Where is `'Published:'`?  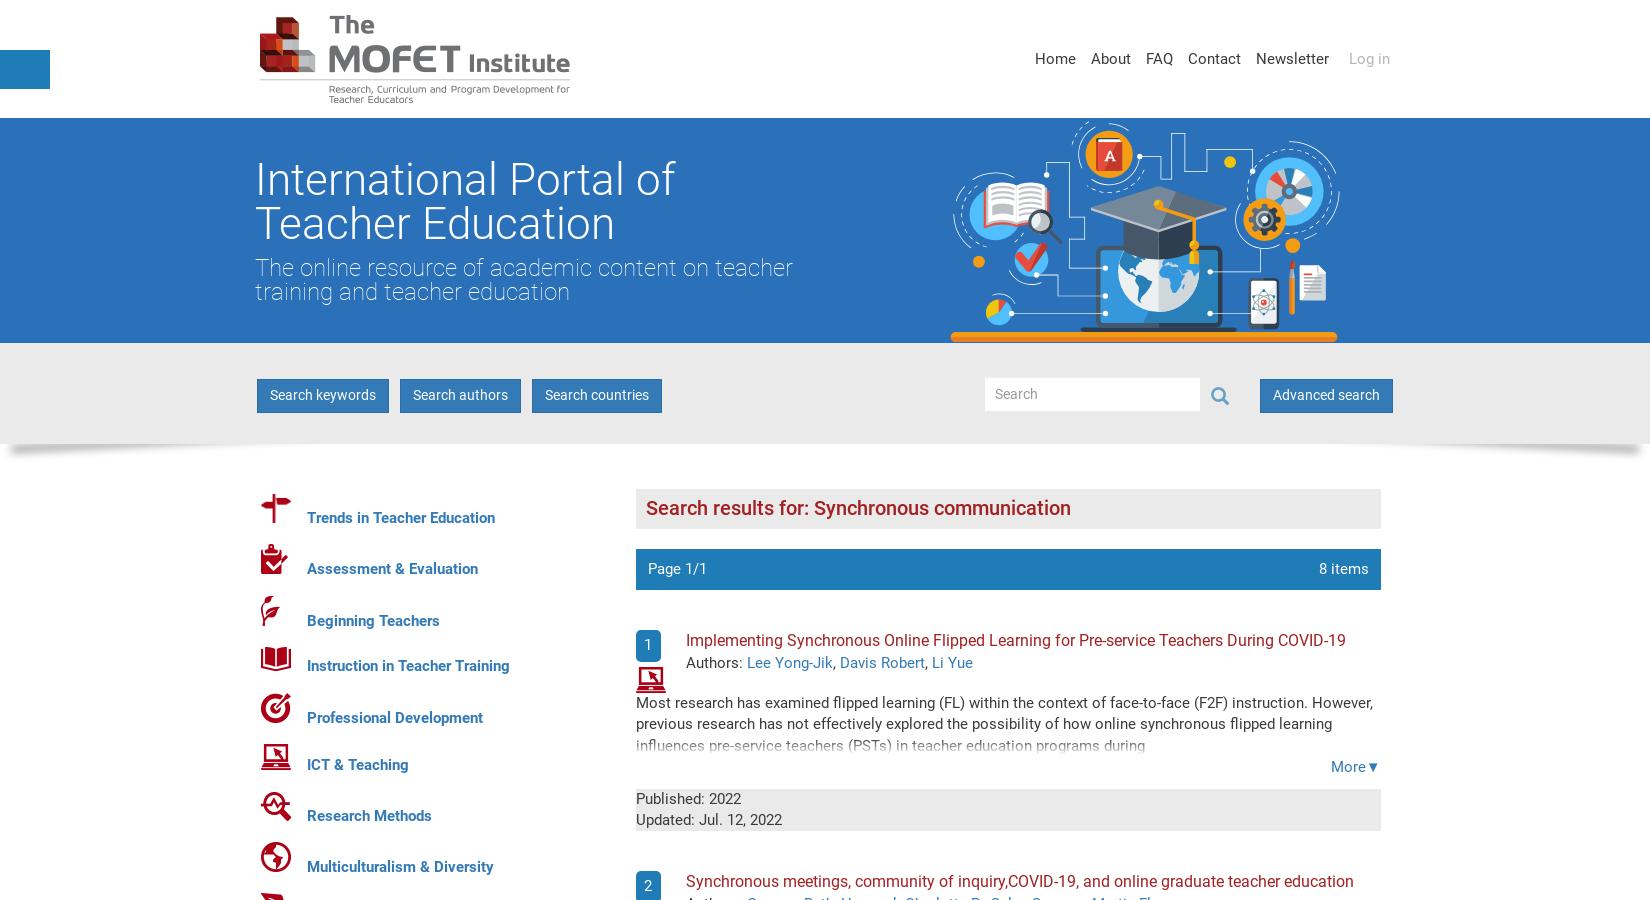
'Published:' is located at coordinates (670, 798).